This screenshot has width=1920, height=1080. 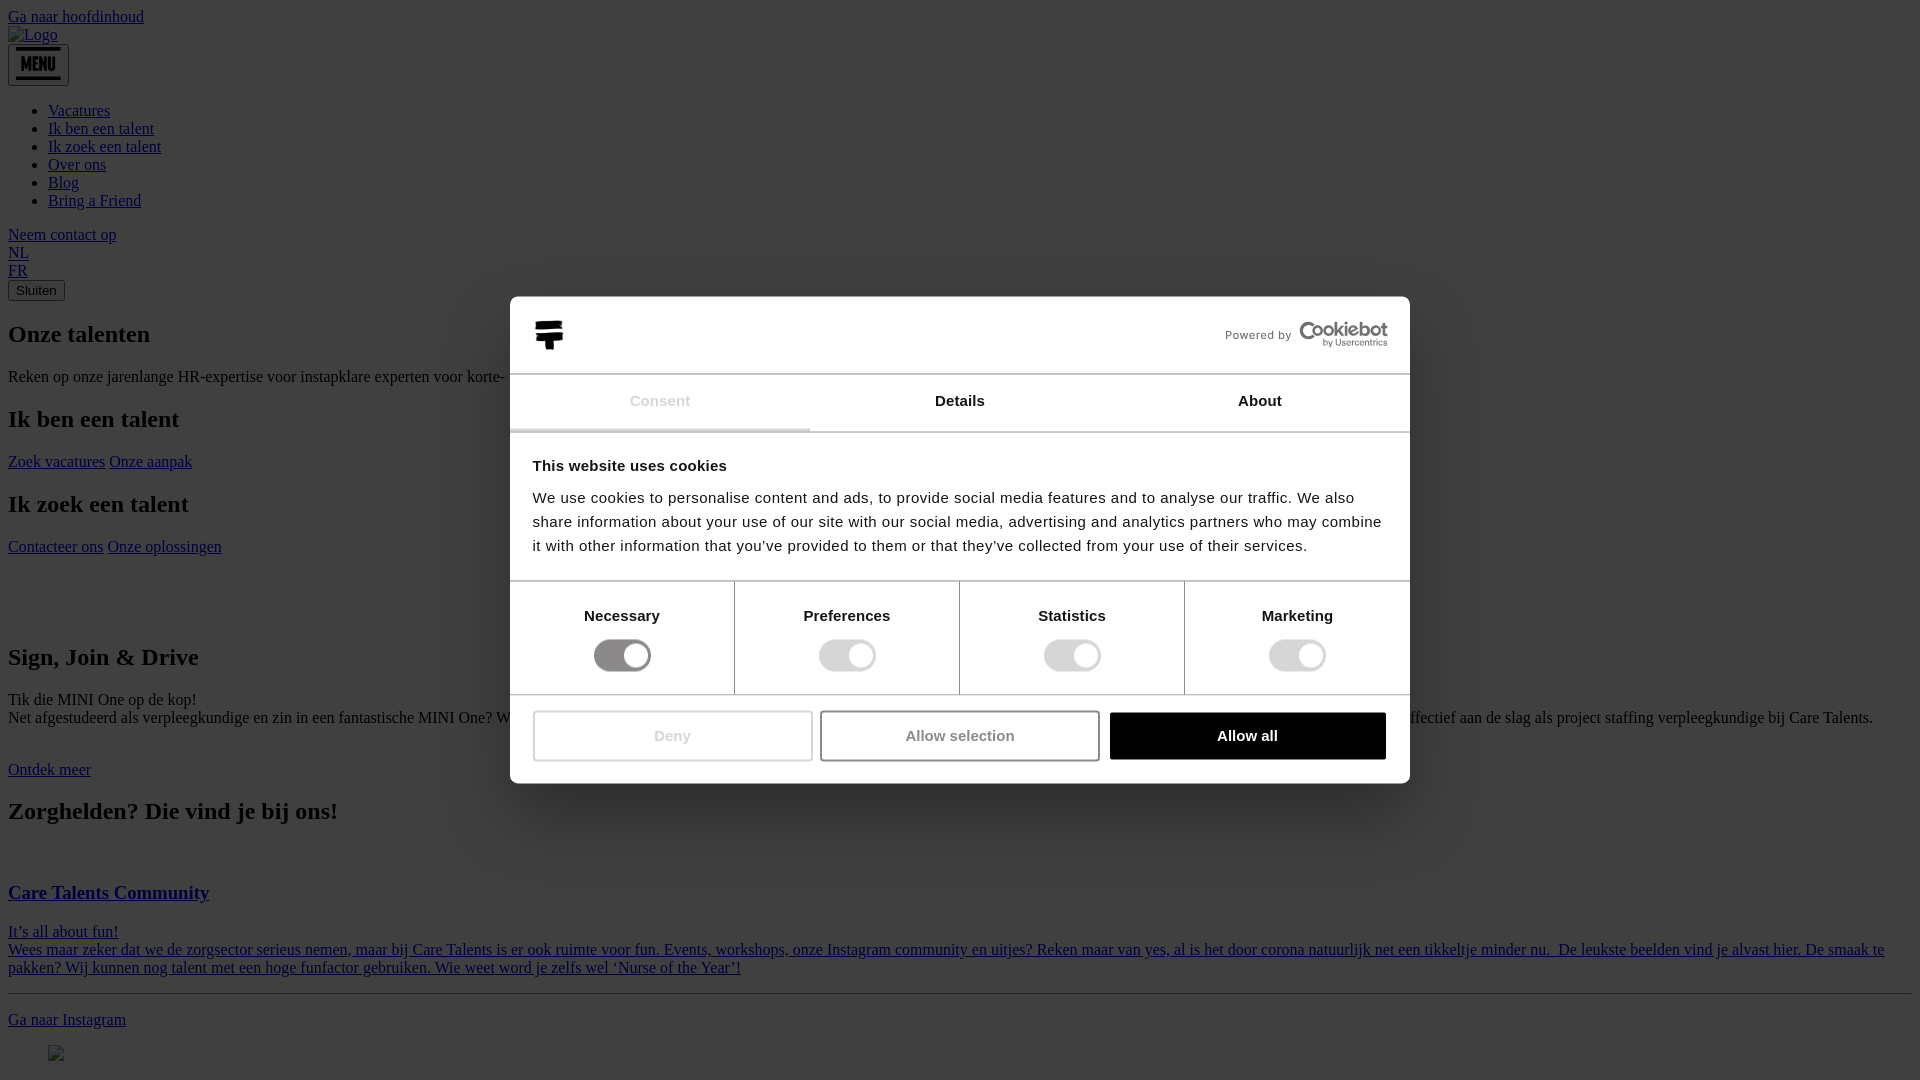 I want to click on 'Ik ben een talent', so click(x=99, y=128).